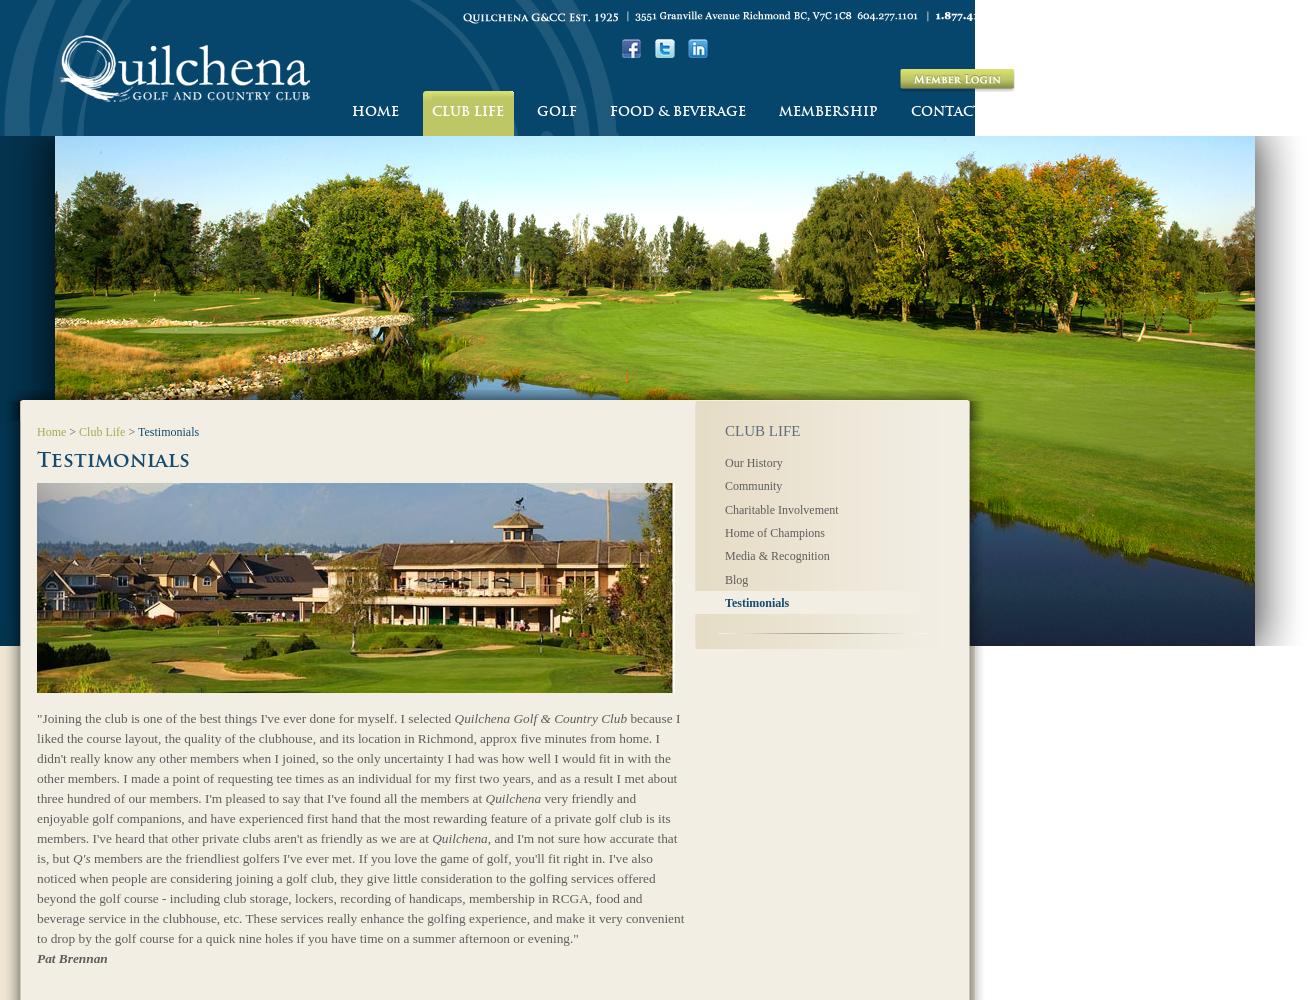 The width and height of the screenshot is (1308, 1000). I want to click on 'Quilchena Golf & Country Club', so click(540, 716).